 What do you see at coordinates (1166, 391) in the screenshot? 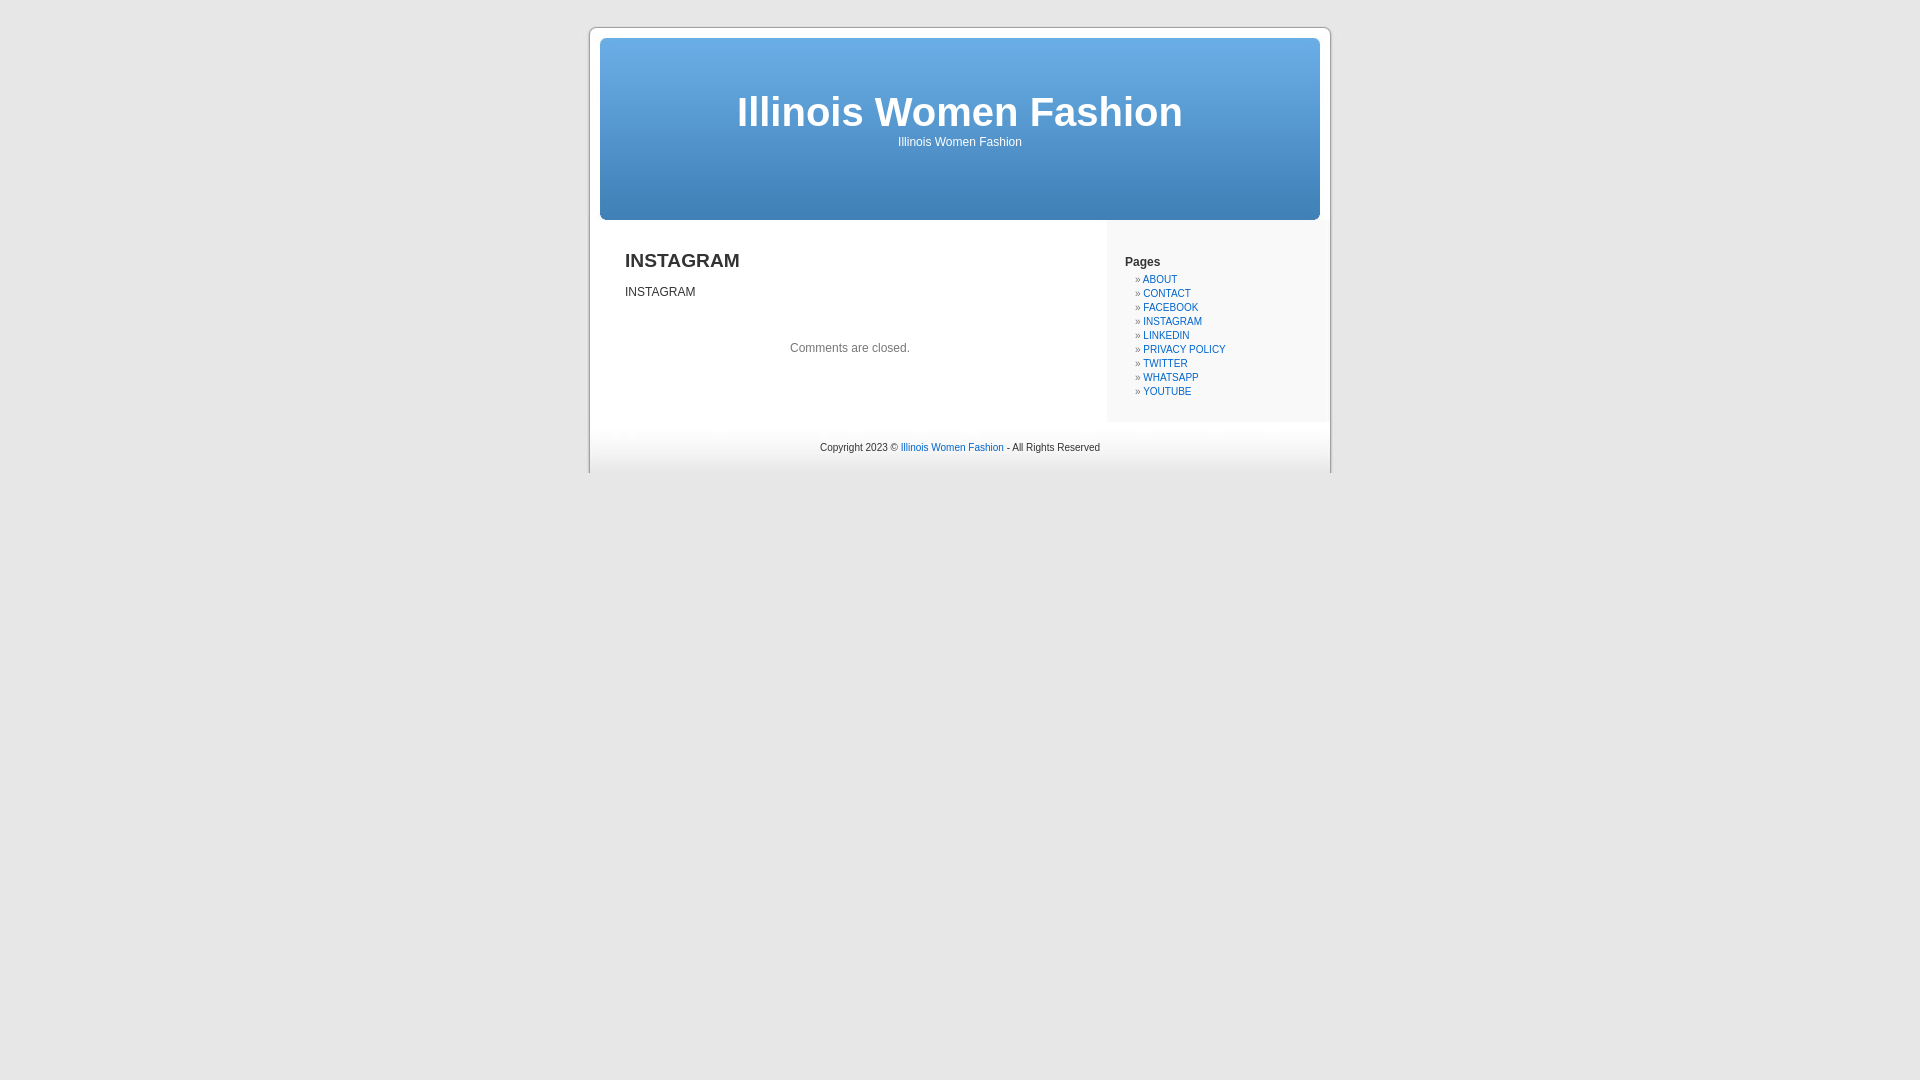
I see `'YOUTUBE'` at bounding box center [1166, 391].